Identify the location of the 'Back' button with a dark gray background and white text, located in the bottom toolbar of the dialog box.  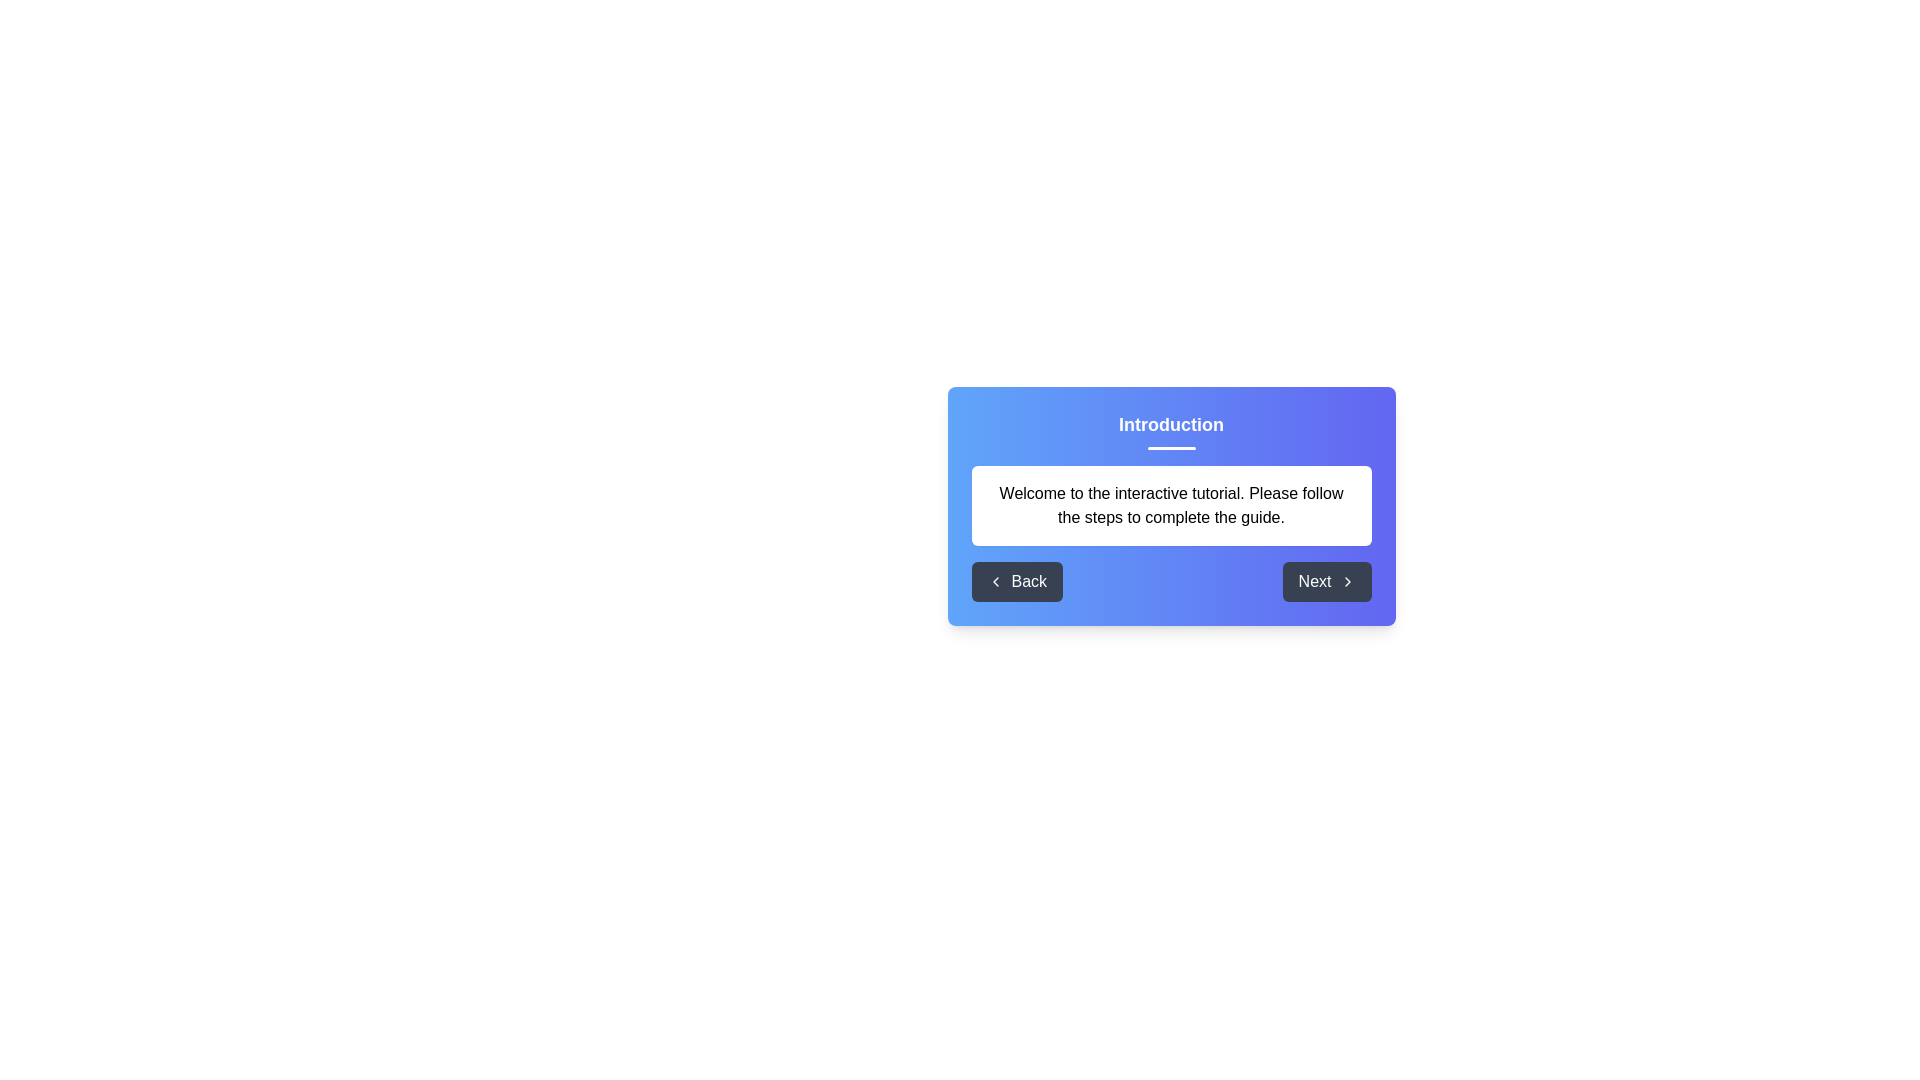
(1017, 582).